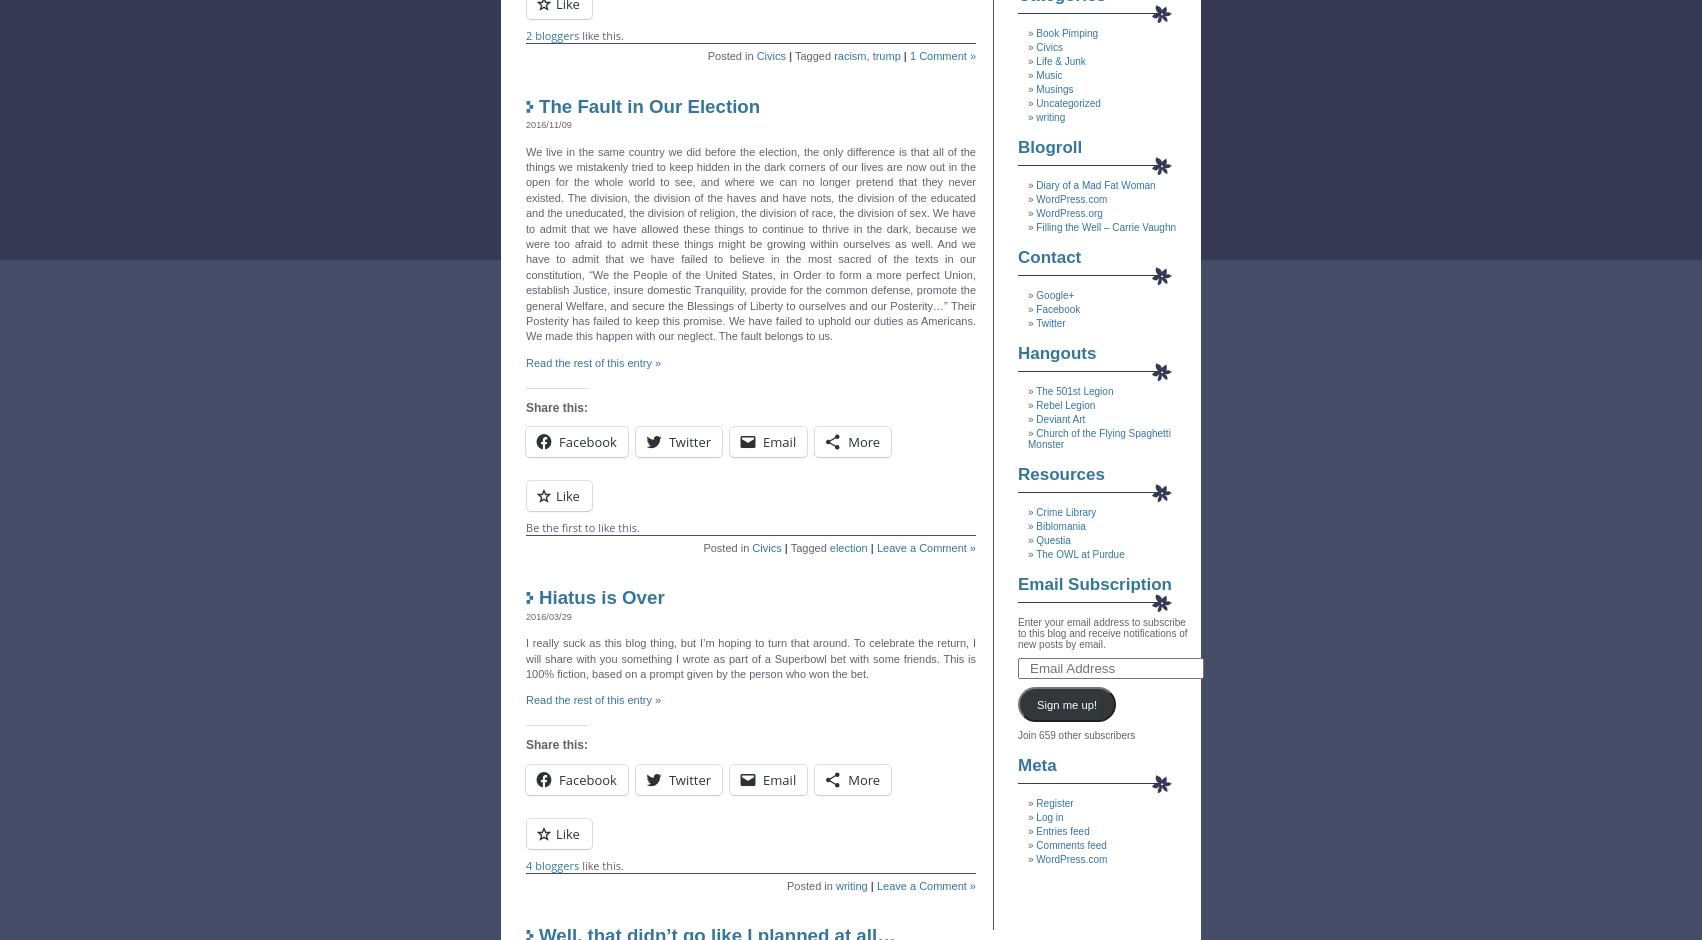 This screenshot has width=1702, height=940. Describe the element at coordinates (1053, 89) in the screenshot. I see `'Musings'` at that location.